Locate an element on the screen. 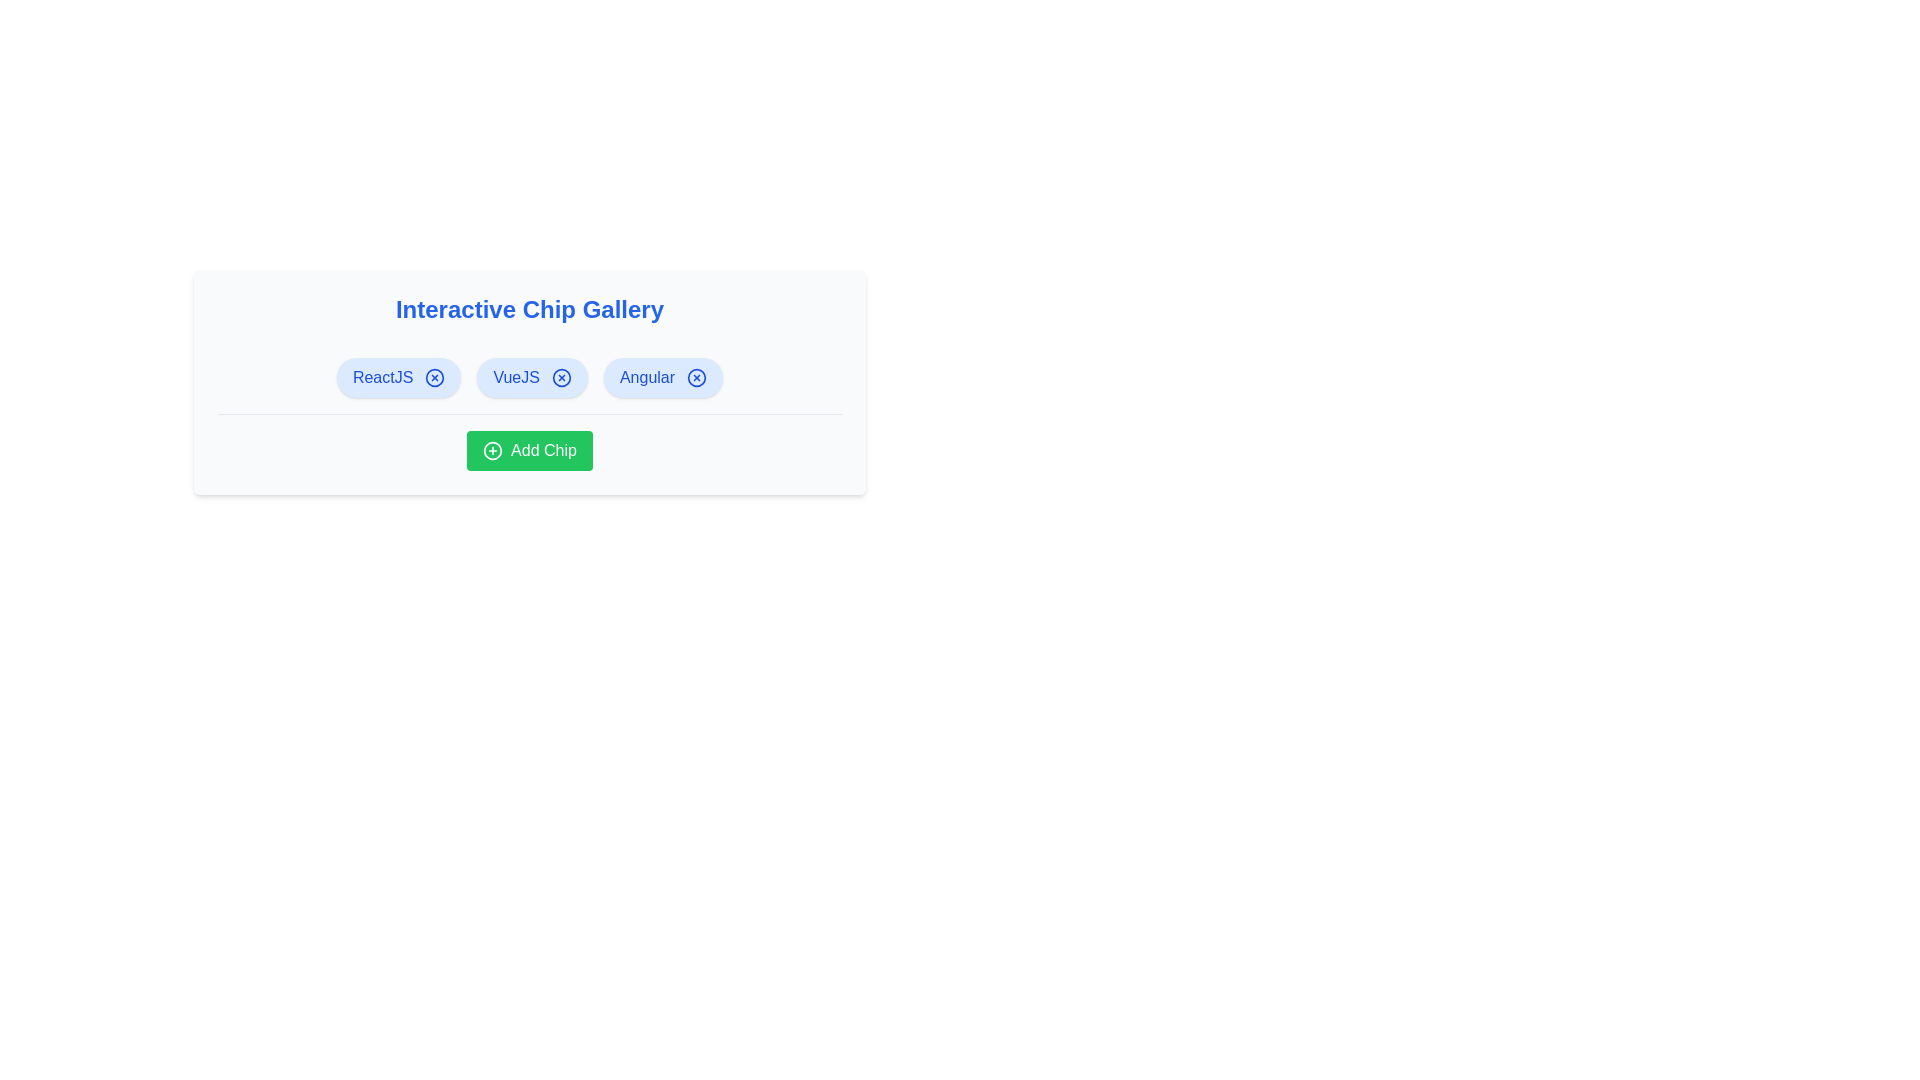 This screenshot has width=1920, height=1080. the 'X' icon of the chip labeled ReactJS to remove it is located at coordinates (434, 378).